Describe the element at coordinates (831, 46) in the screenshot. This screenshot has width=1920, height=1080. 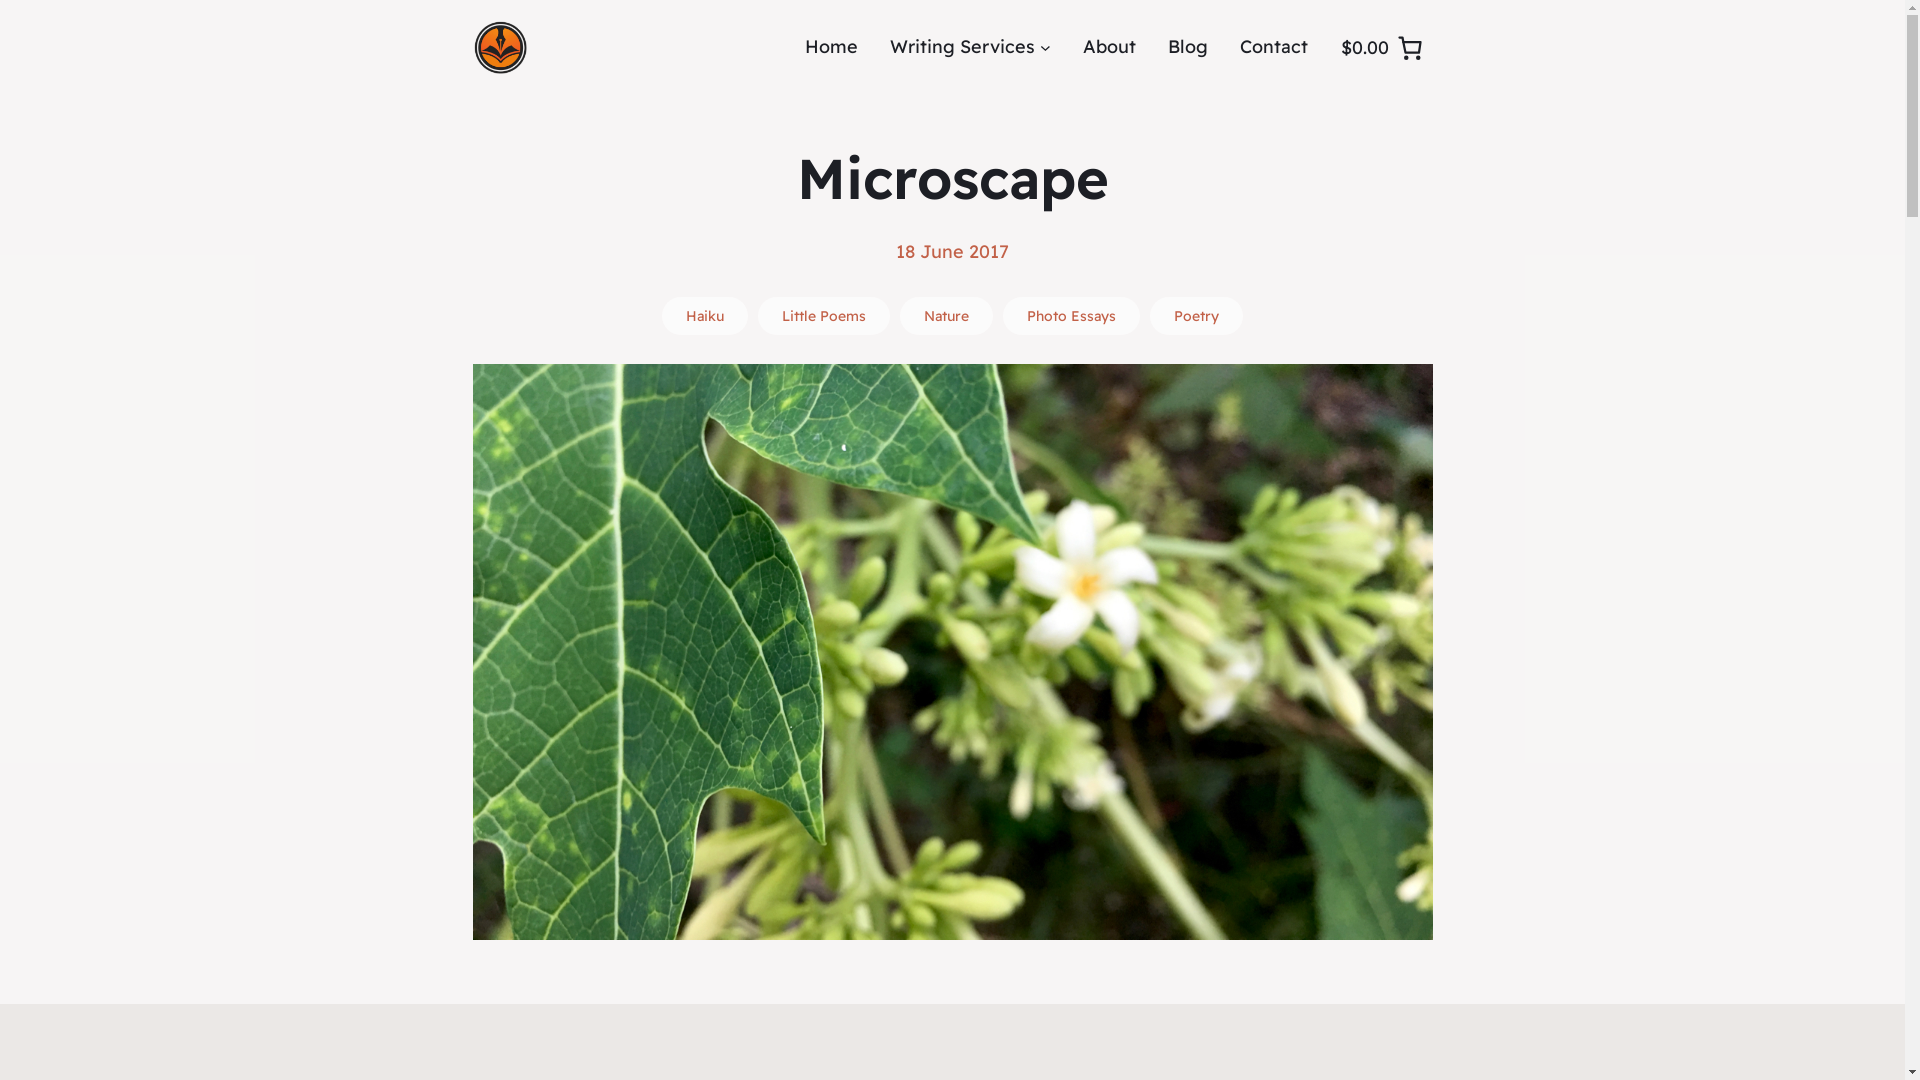
I see `'Home'` at that location.